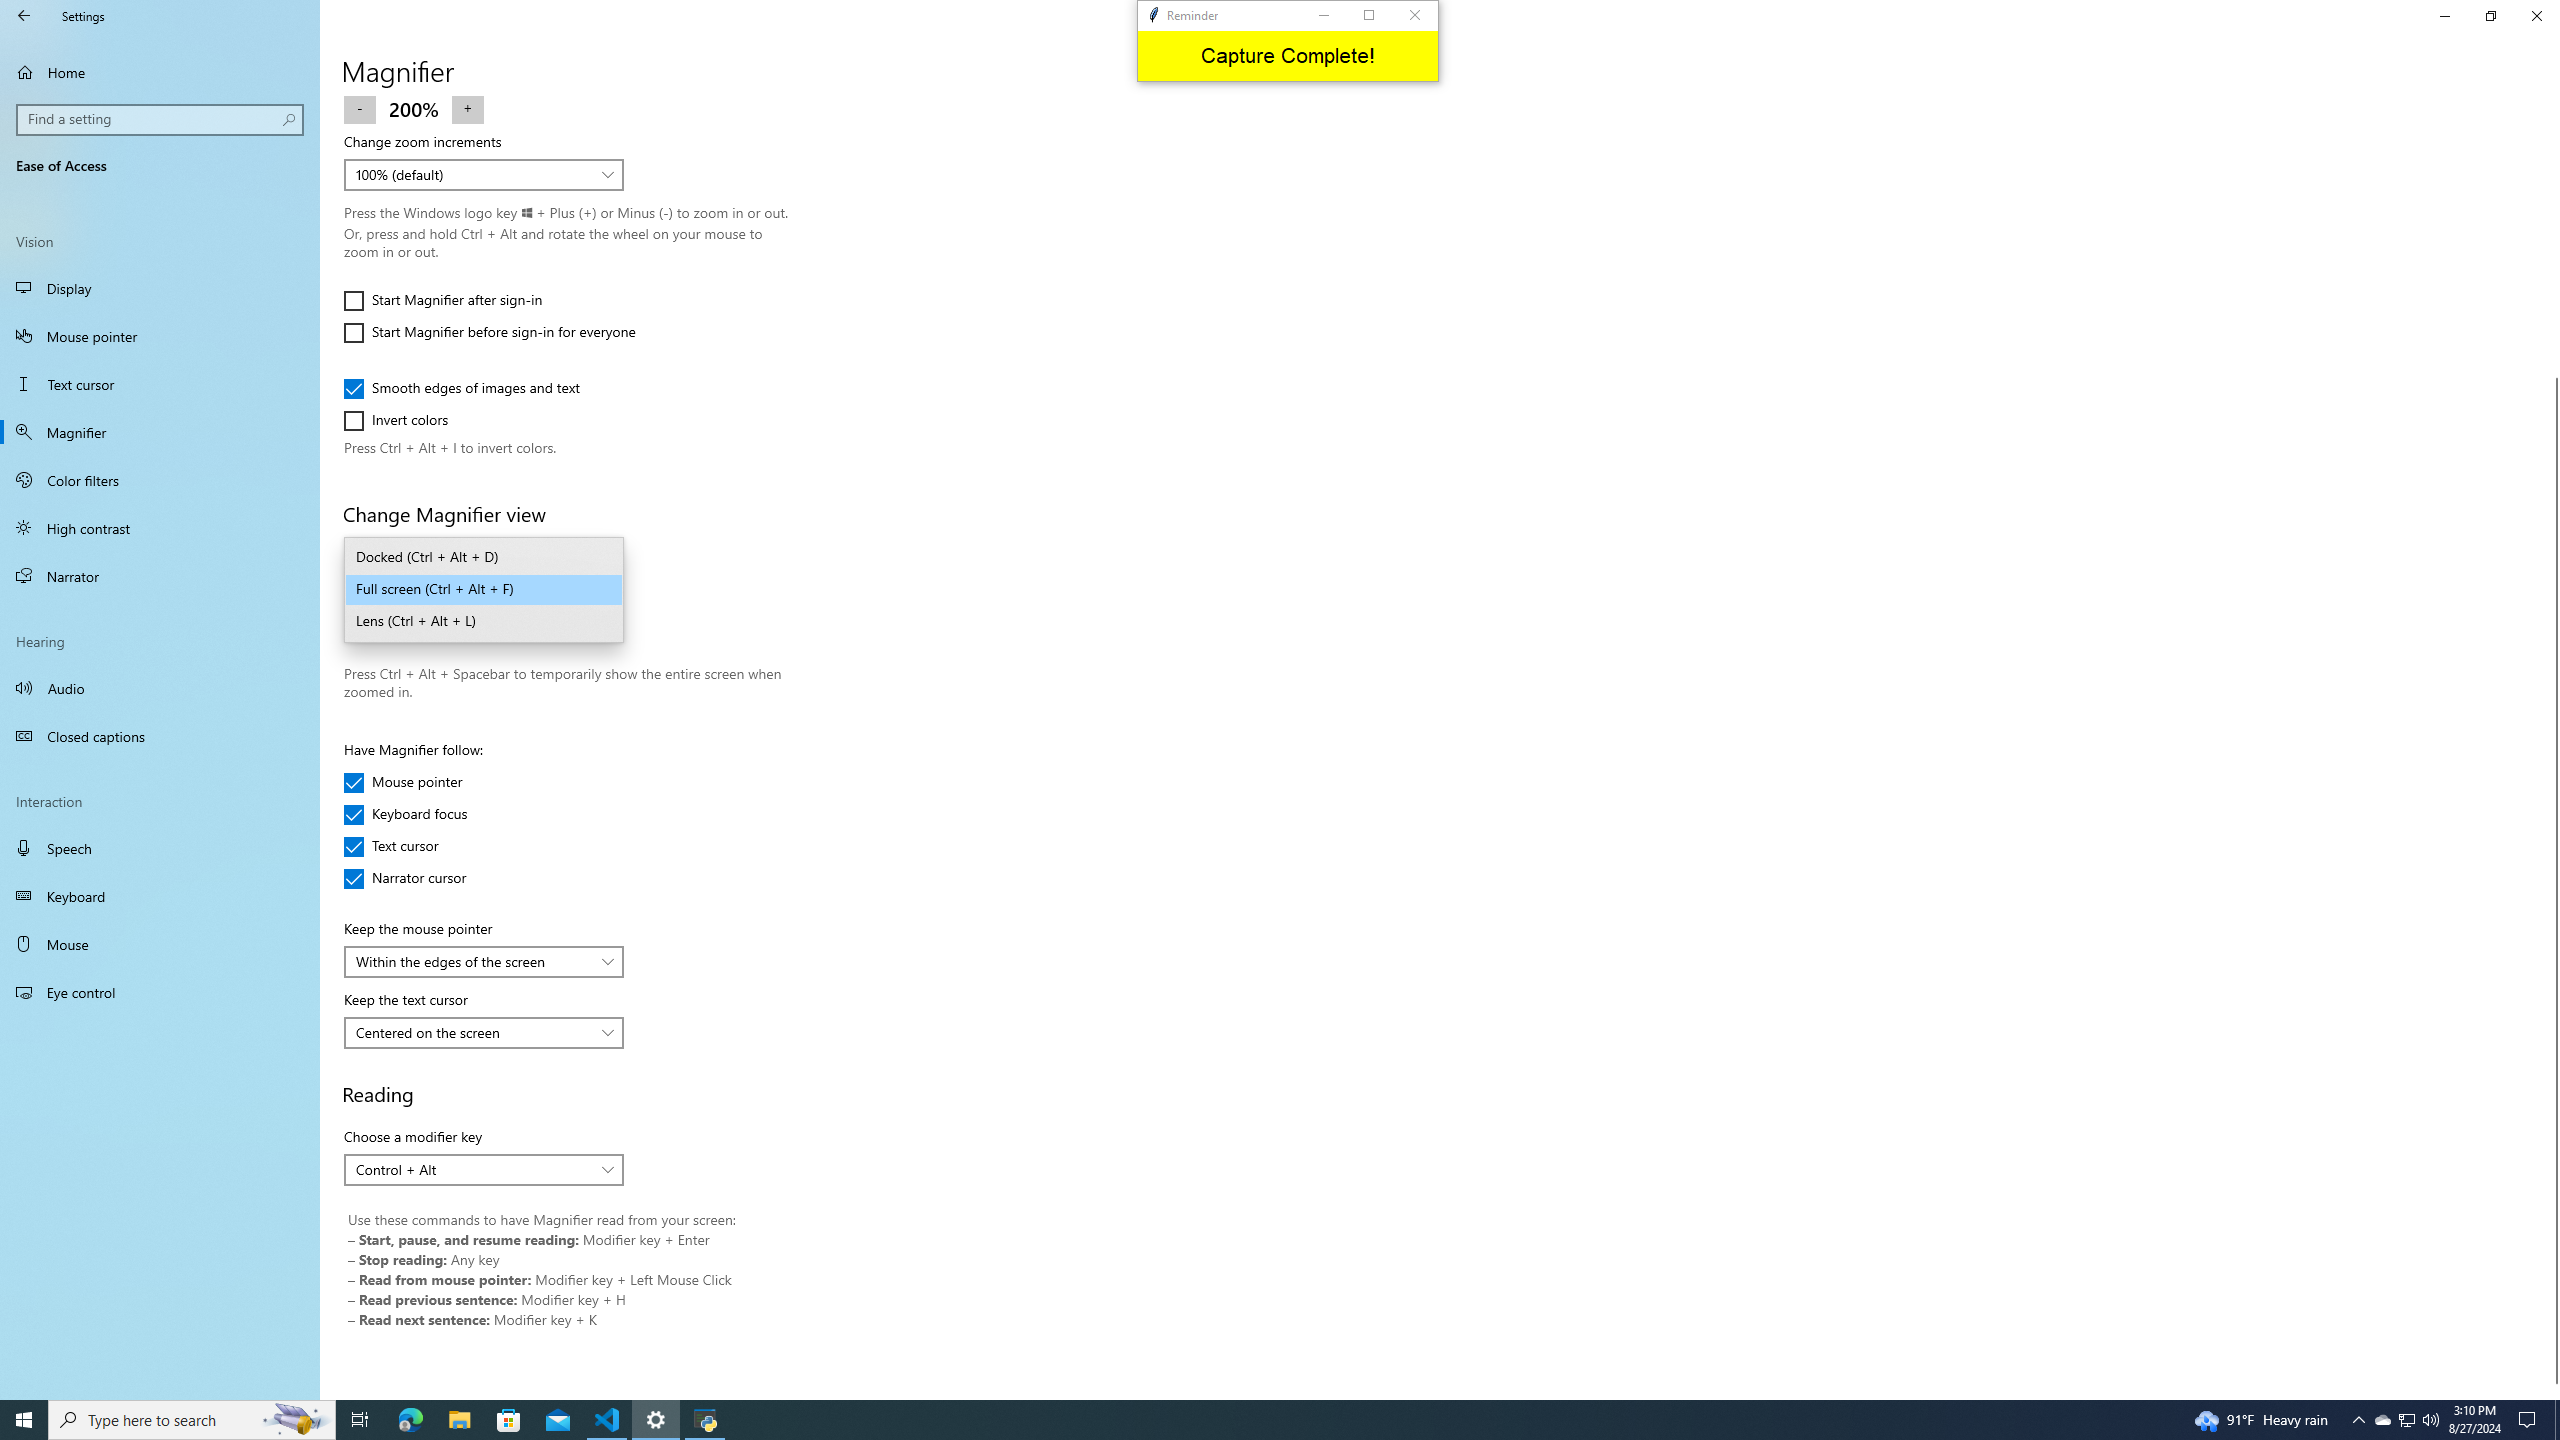 This screenshot has width=2560, height=1440. Describe the element at coordinates (159, 686) in the screenshot. I see `'Audio'` at that location.